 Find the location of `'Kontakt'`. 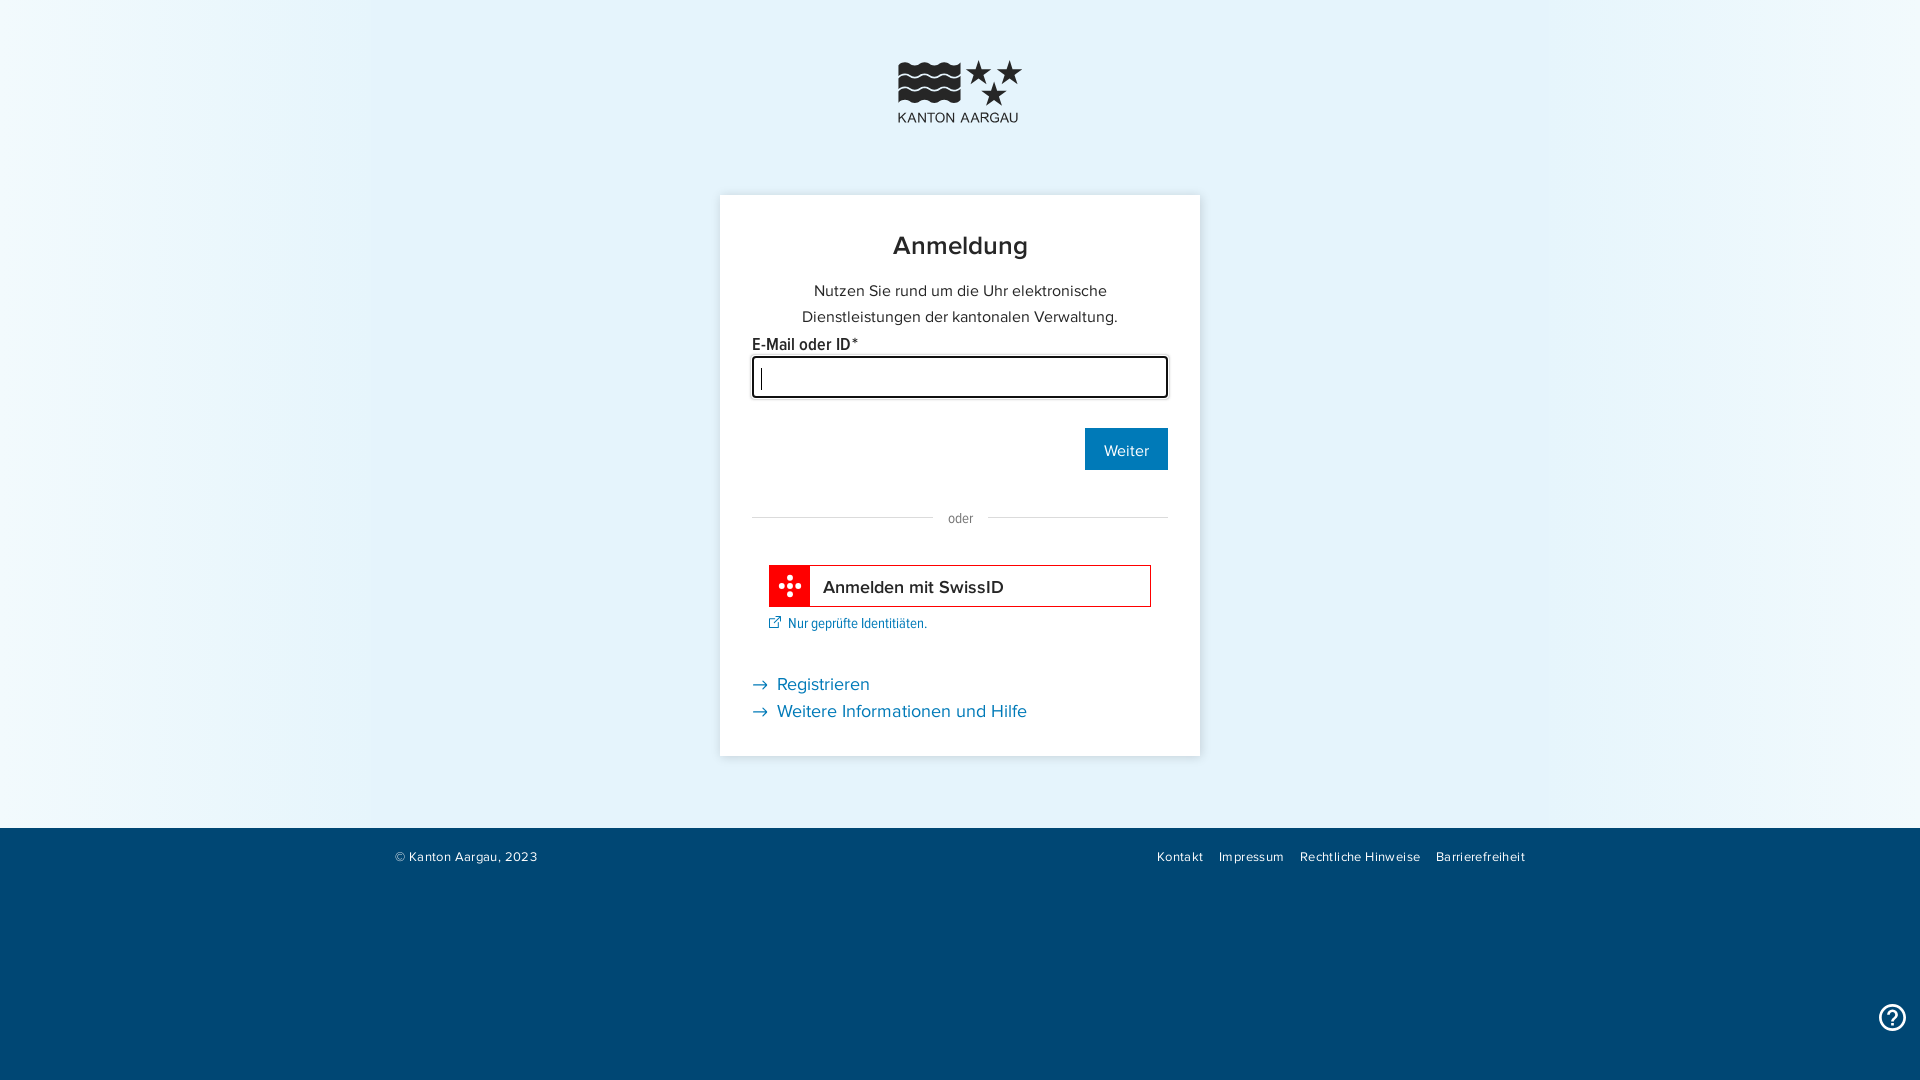

'Kontakt' is located at coordinates (1156, 855).